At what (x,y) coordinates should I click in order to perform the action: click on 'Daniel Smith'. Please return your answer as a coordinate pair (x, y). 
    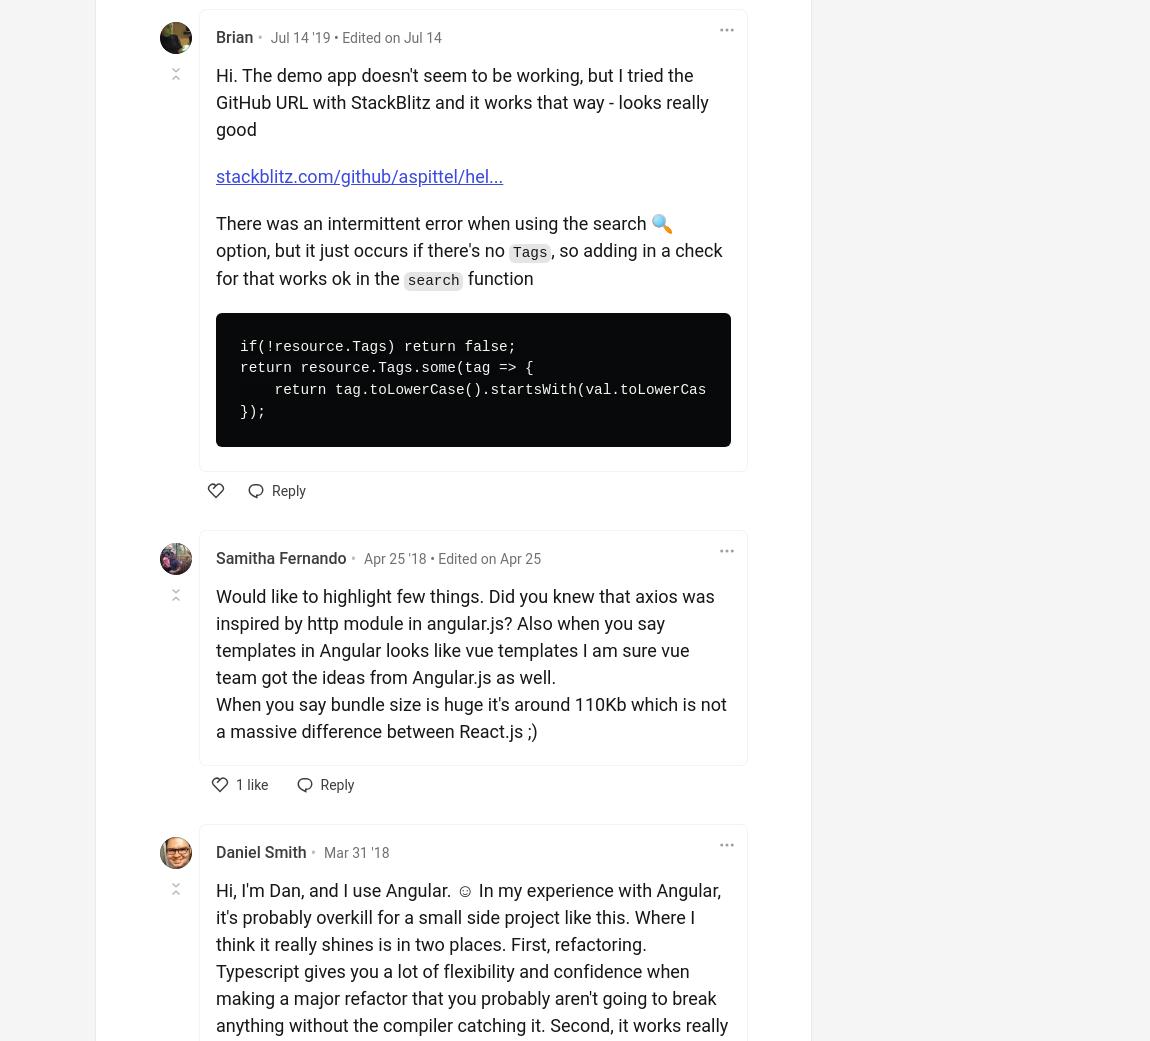
    Looking at the image, I should click on (214, 851).